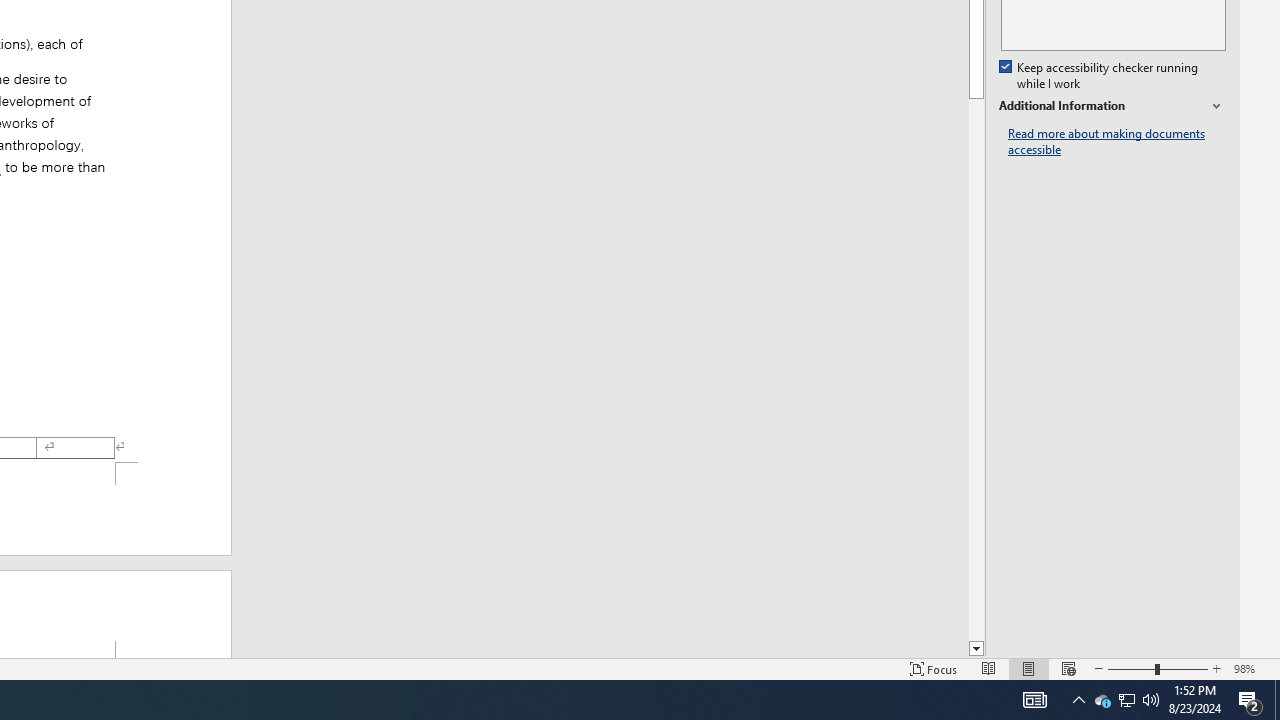  I want to click on 'Zoom Out', so click(1131, 669).